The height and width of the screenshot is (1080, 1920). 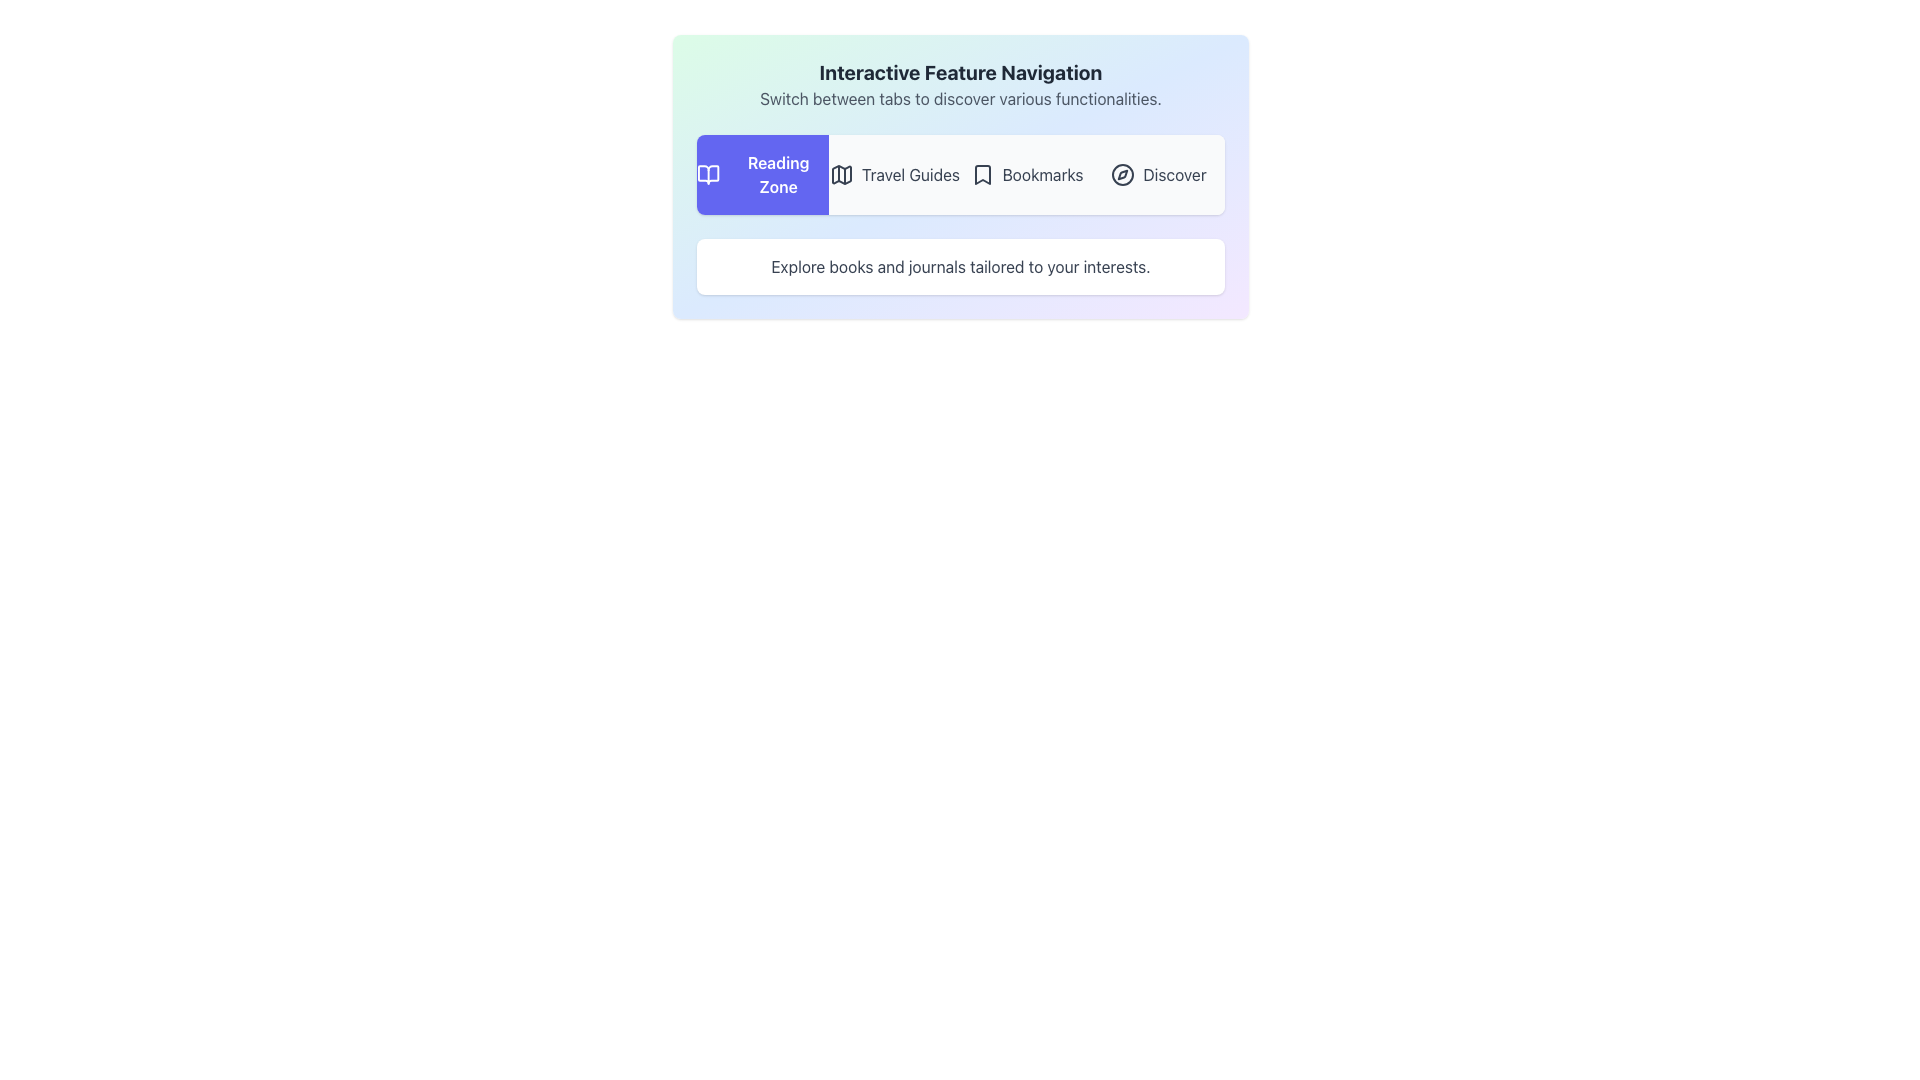 What do you see at coordinates (1158, 173) in the screenshot?
I see `the 'Discover' navigation tab located to the right of 'Bookmarks' and 'Travel Guides'` at bounding box center [1158, 173].